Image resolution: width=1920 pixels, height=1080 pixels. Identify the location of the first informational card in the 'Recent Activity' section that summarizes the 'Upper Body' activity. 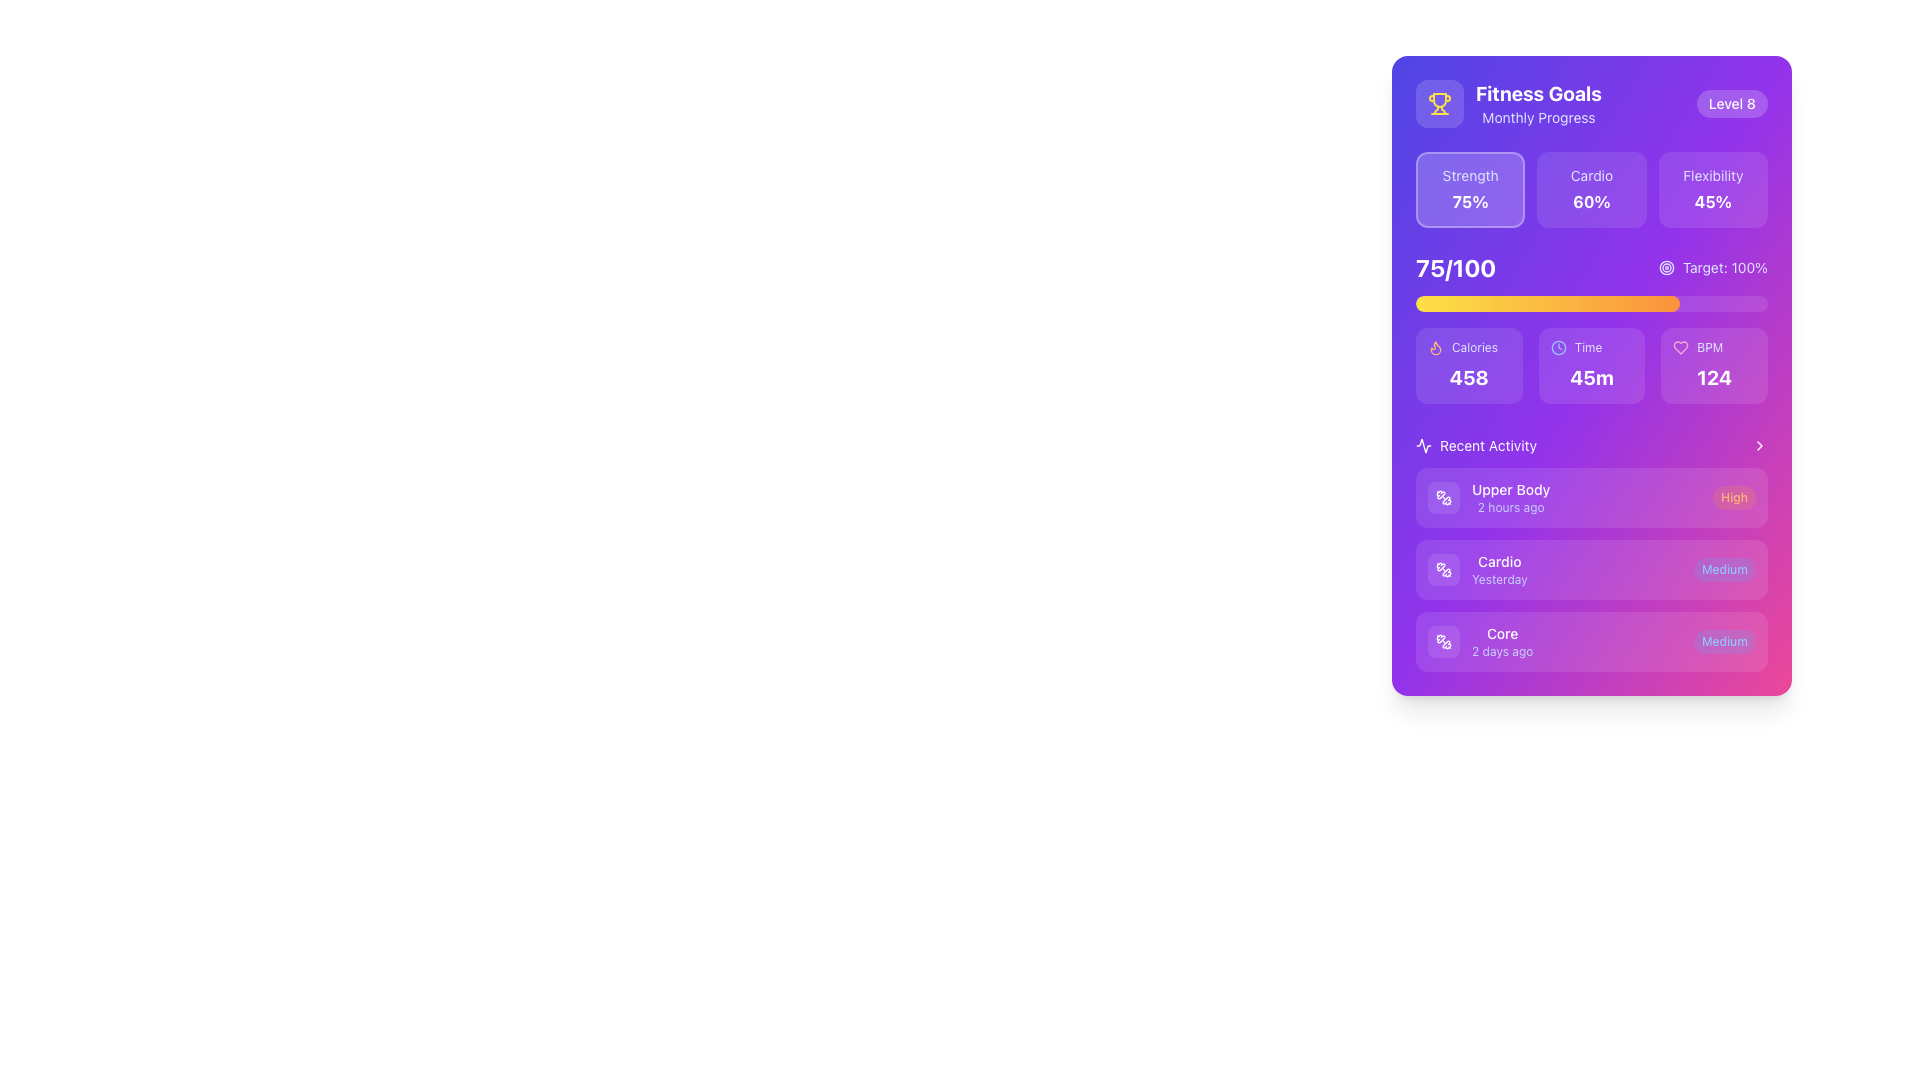
(1591, 496).